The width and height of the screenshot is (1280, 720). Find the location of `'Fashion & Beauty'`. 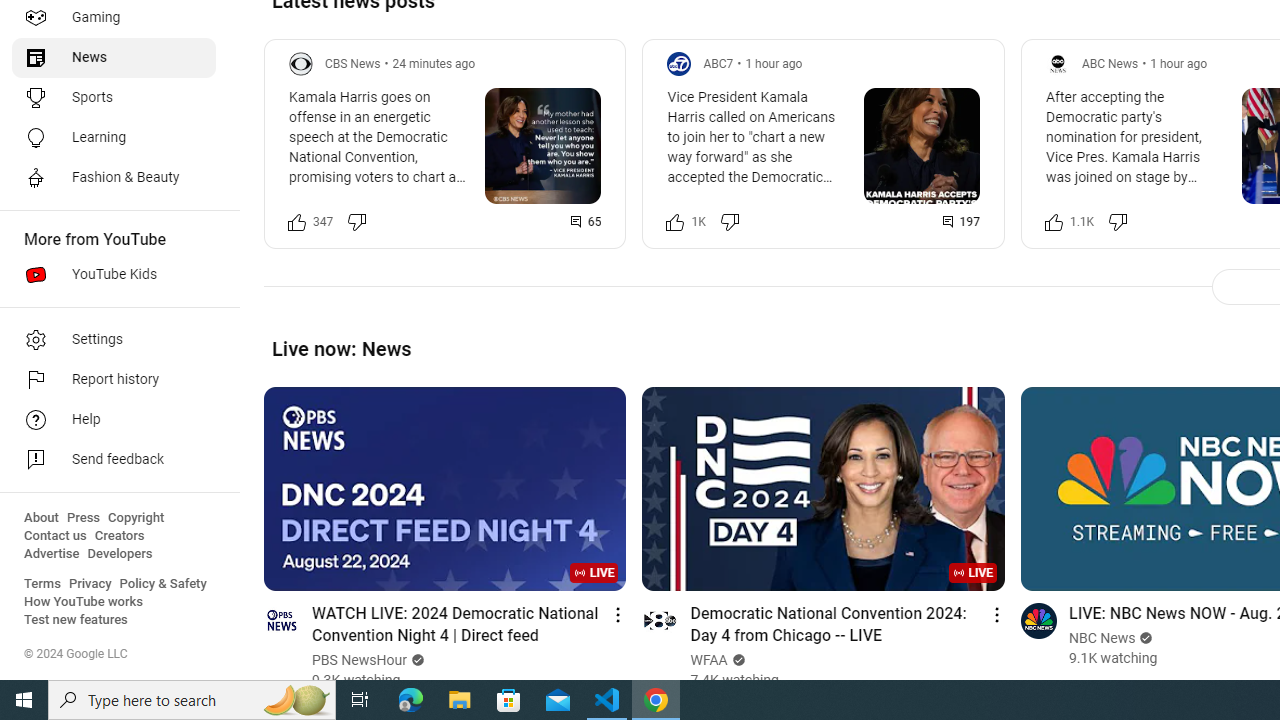

'Fashion & Beauty' is located at coordinates (112, 176).